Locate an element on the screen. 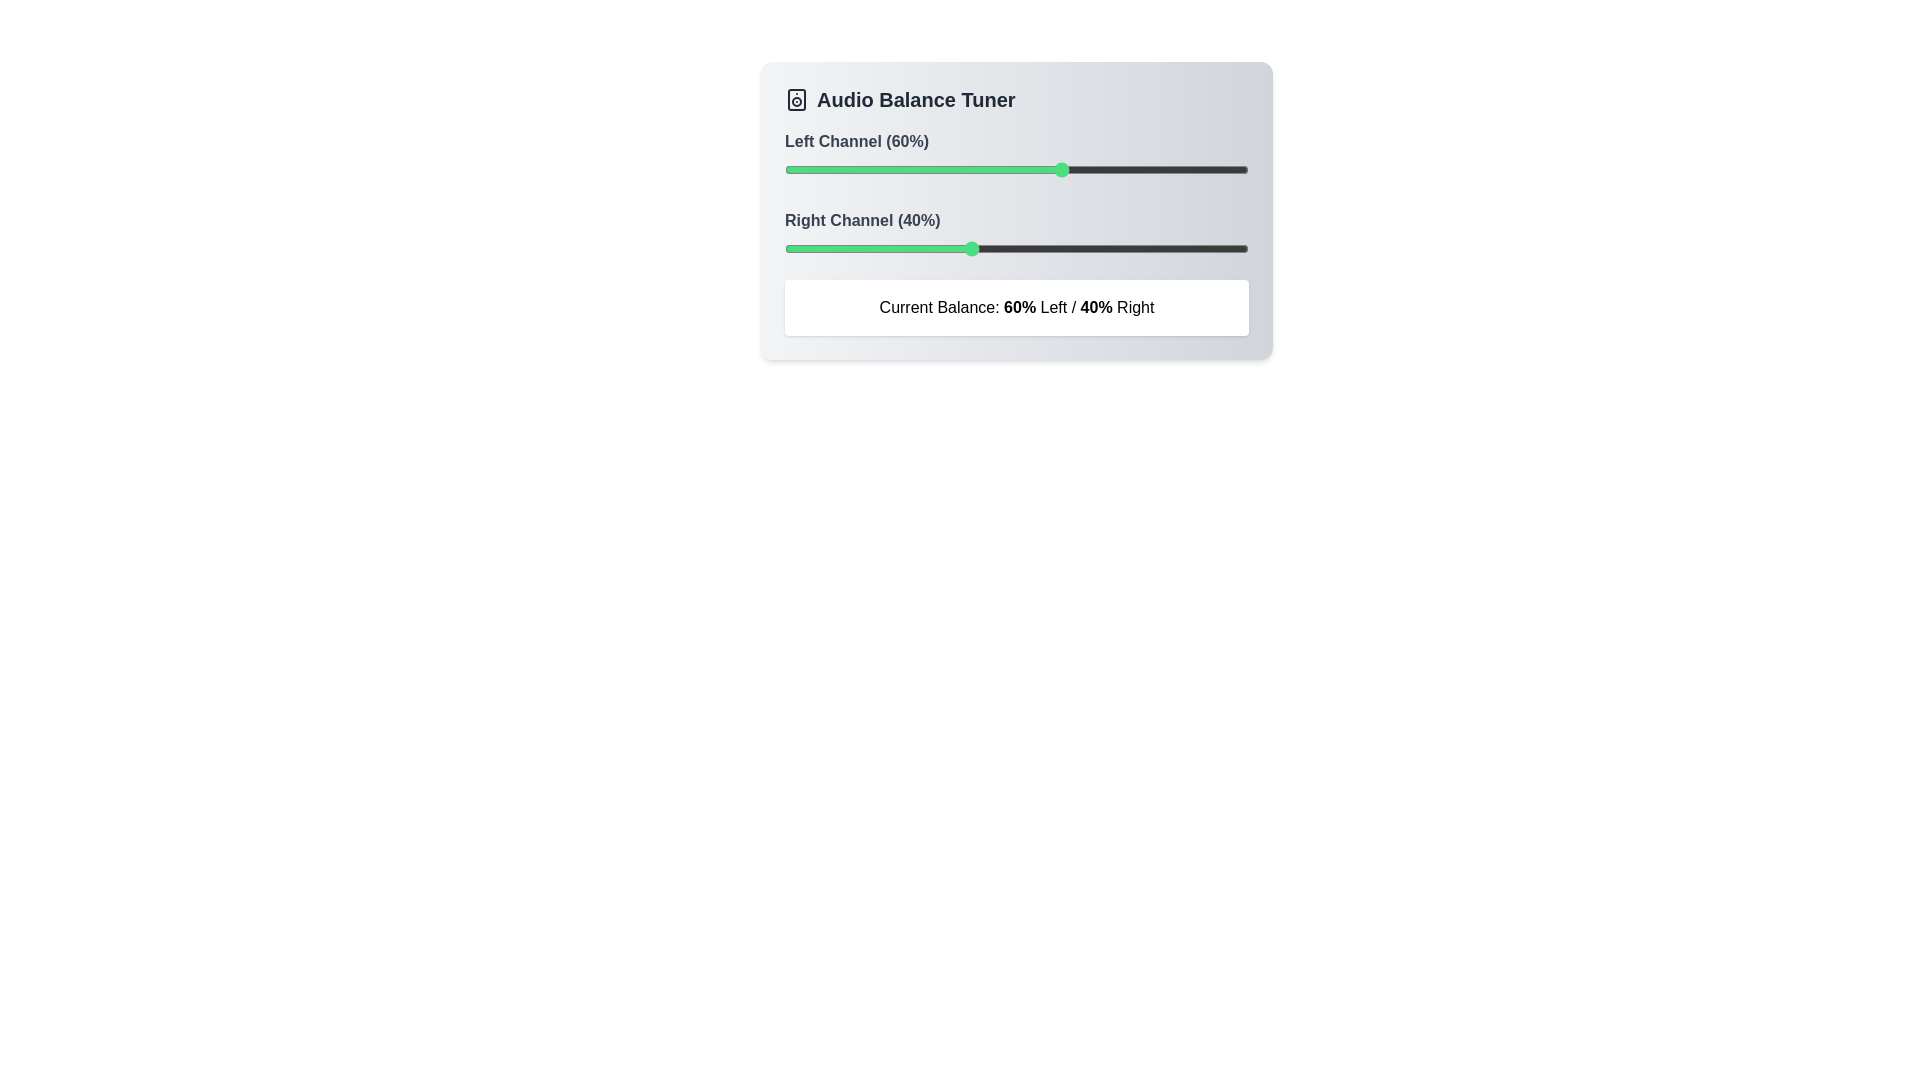  the balance of the 0 channel to 87% is located at coordinates (1188, 168).